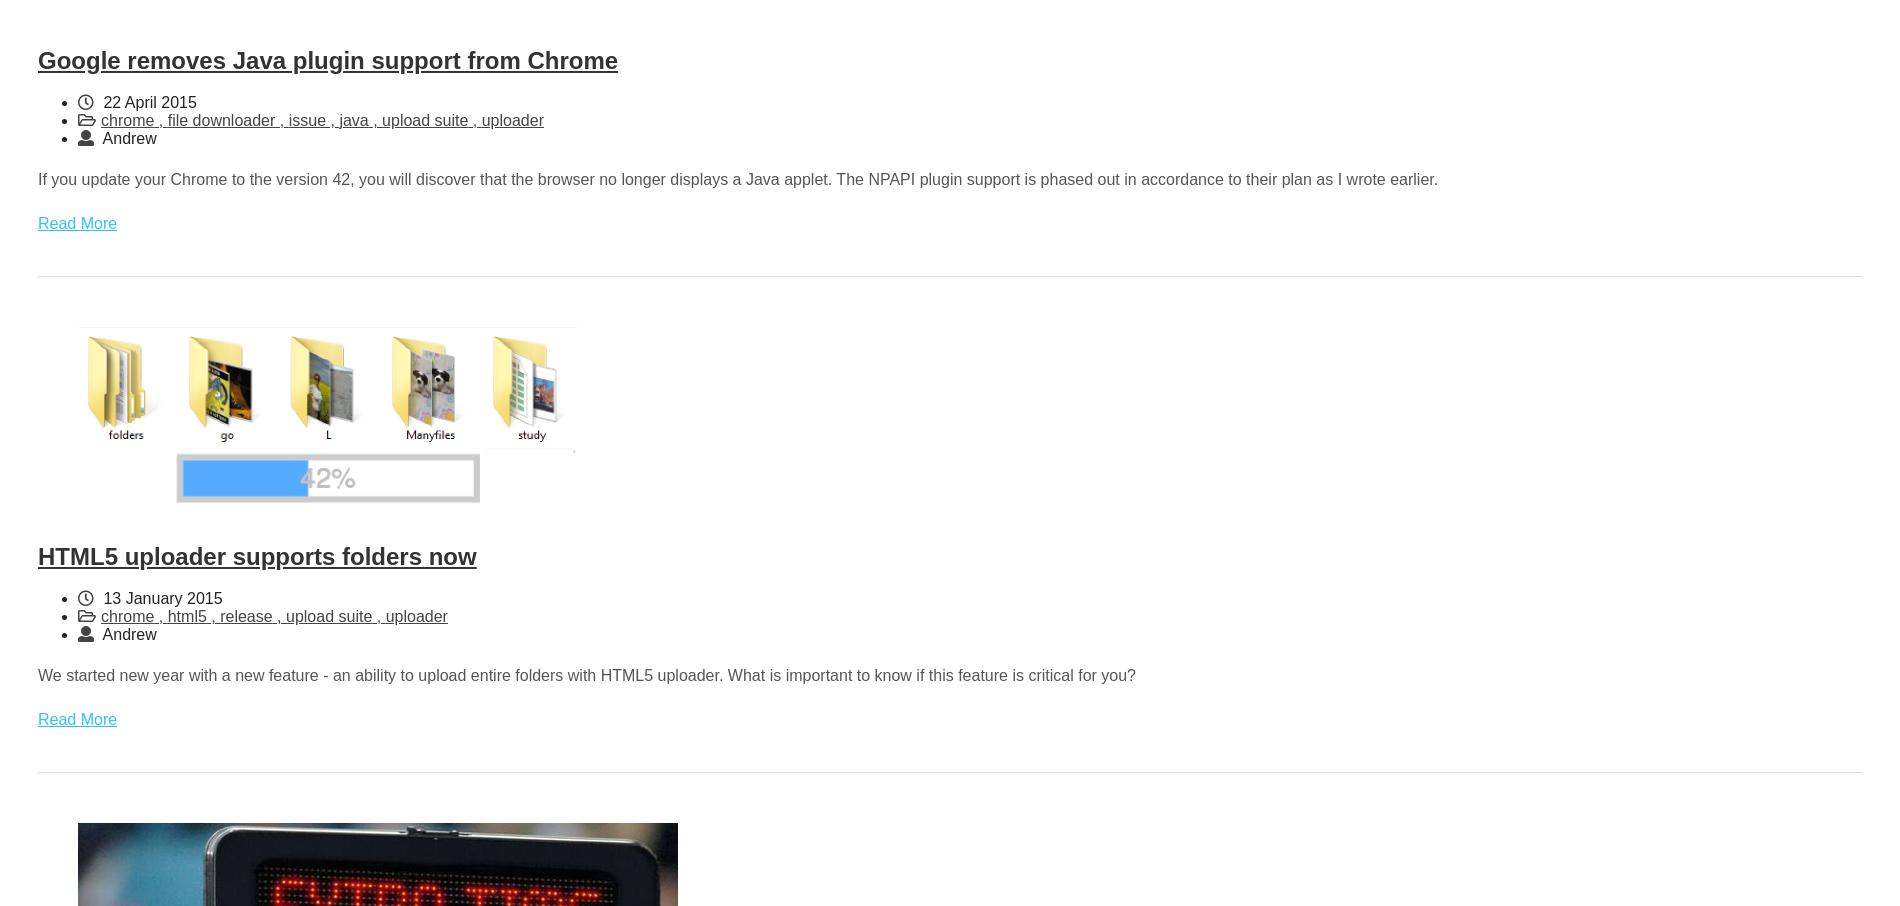 This screenshot has width=1900, height=906. Describe the element at coordinates (220, 119) in the screenshot. I see `'file downloader'` at that location.